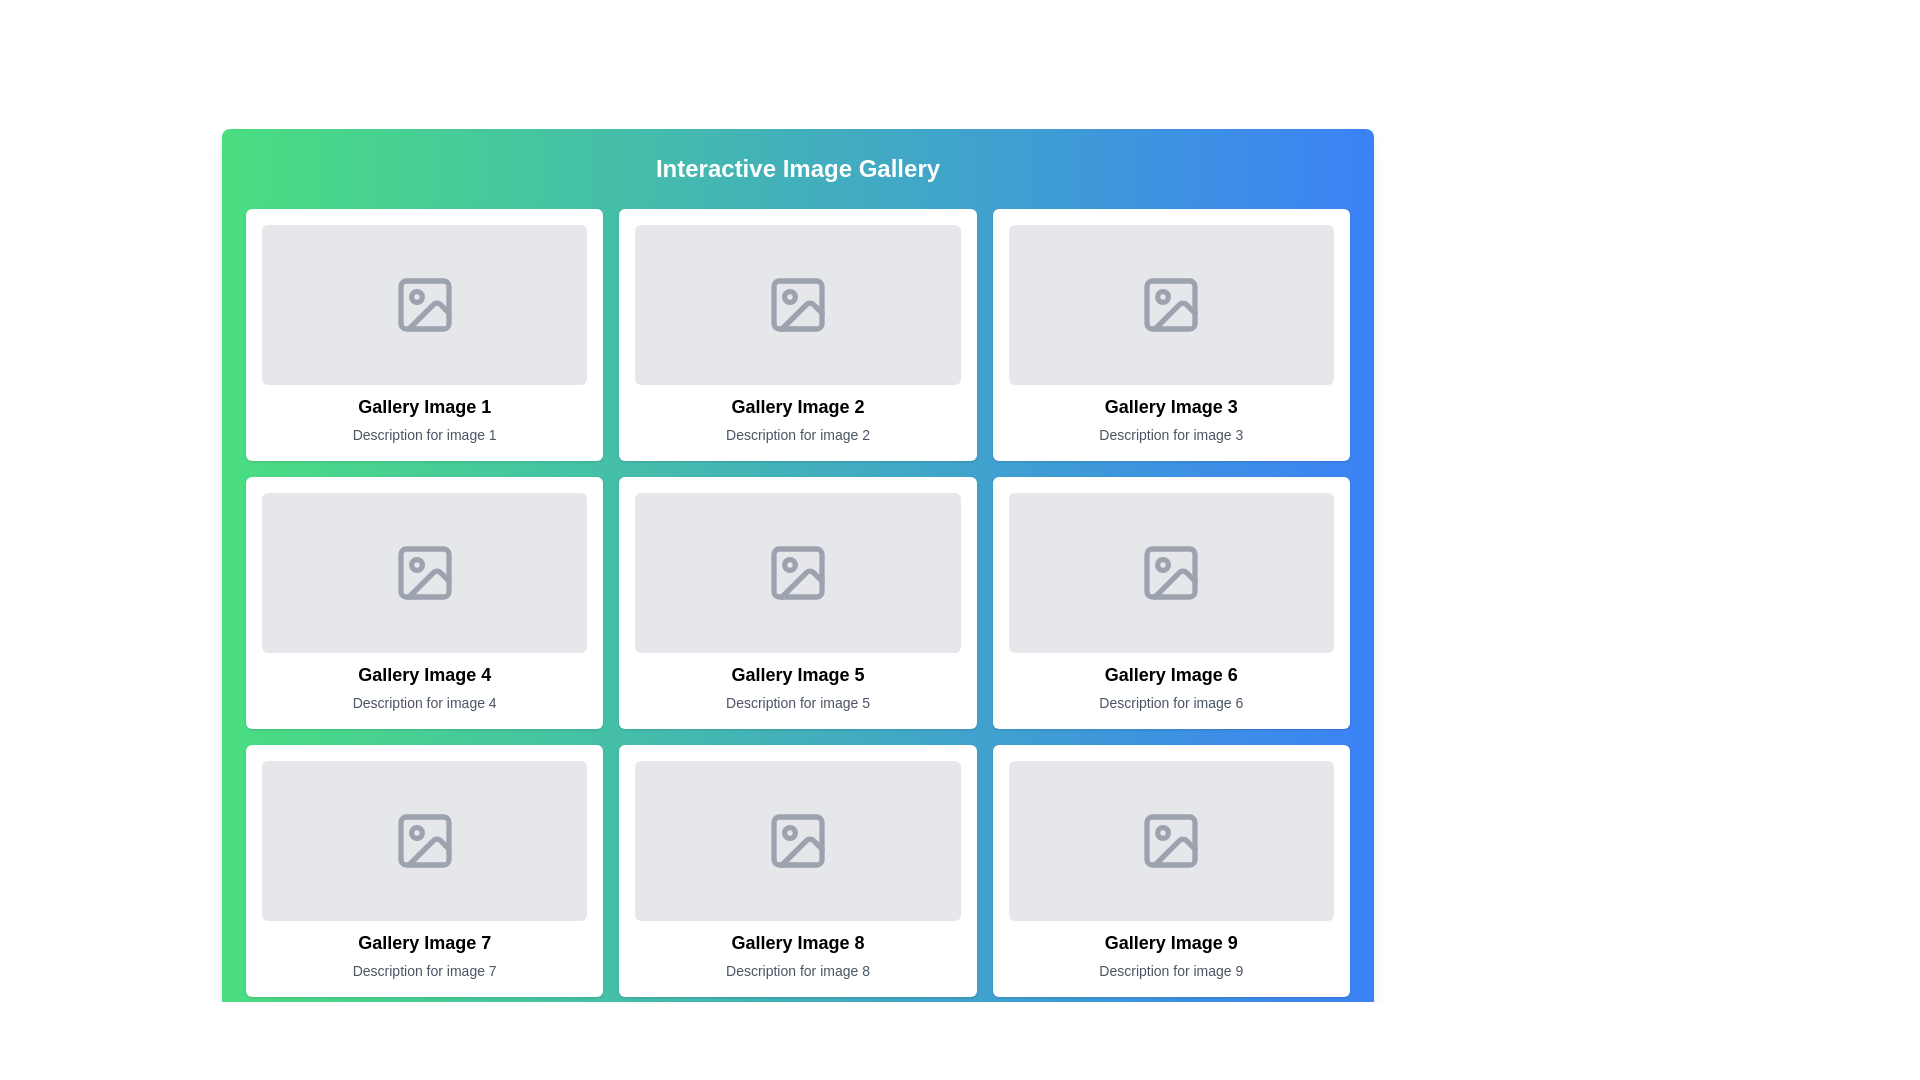 Image resolution: width=1920 pixels, height=1080 pixels. Describe the element at coordinates (796, 304) in the screenshot. I see `the rounded rectangle shape inside the 'Gallery Image 2' section of the interactive image gallery` at that location.